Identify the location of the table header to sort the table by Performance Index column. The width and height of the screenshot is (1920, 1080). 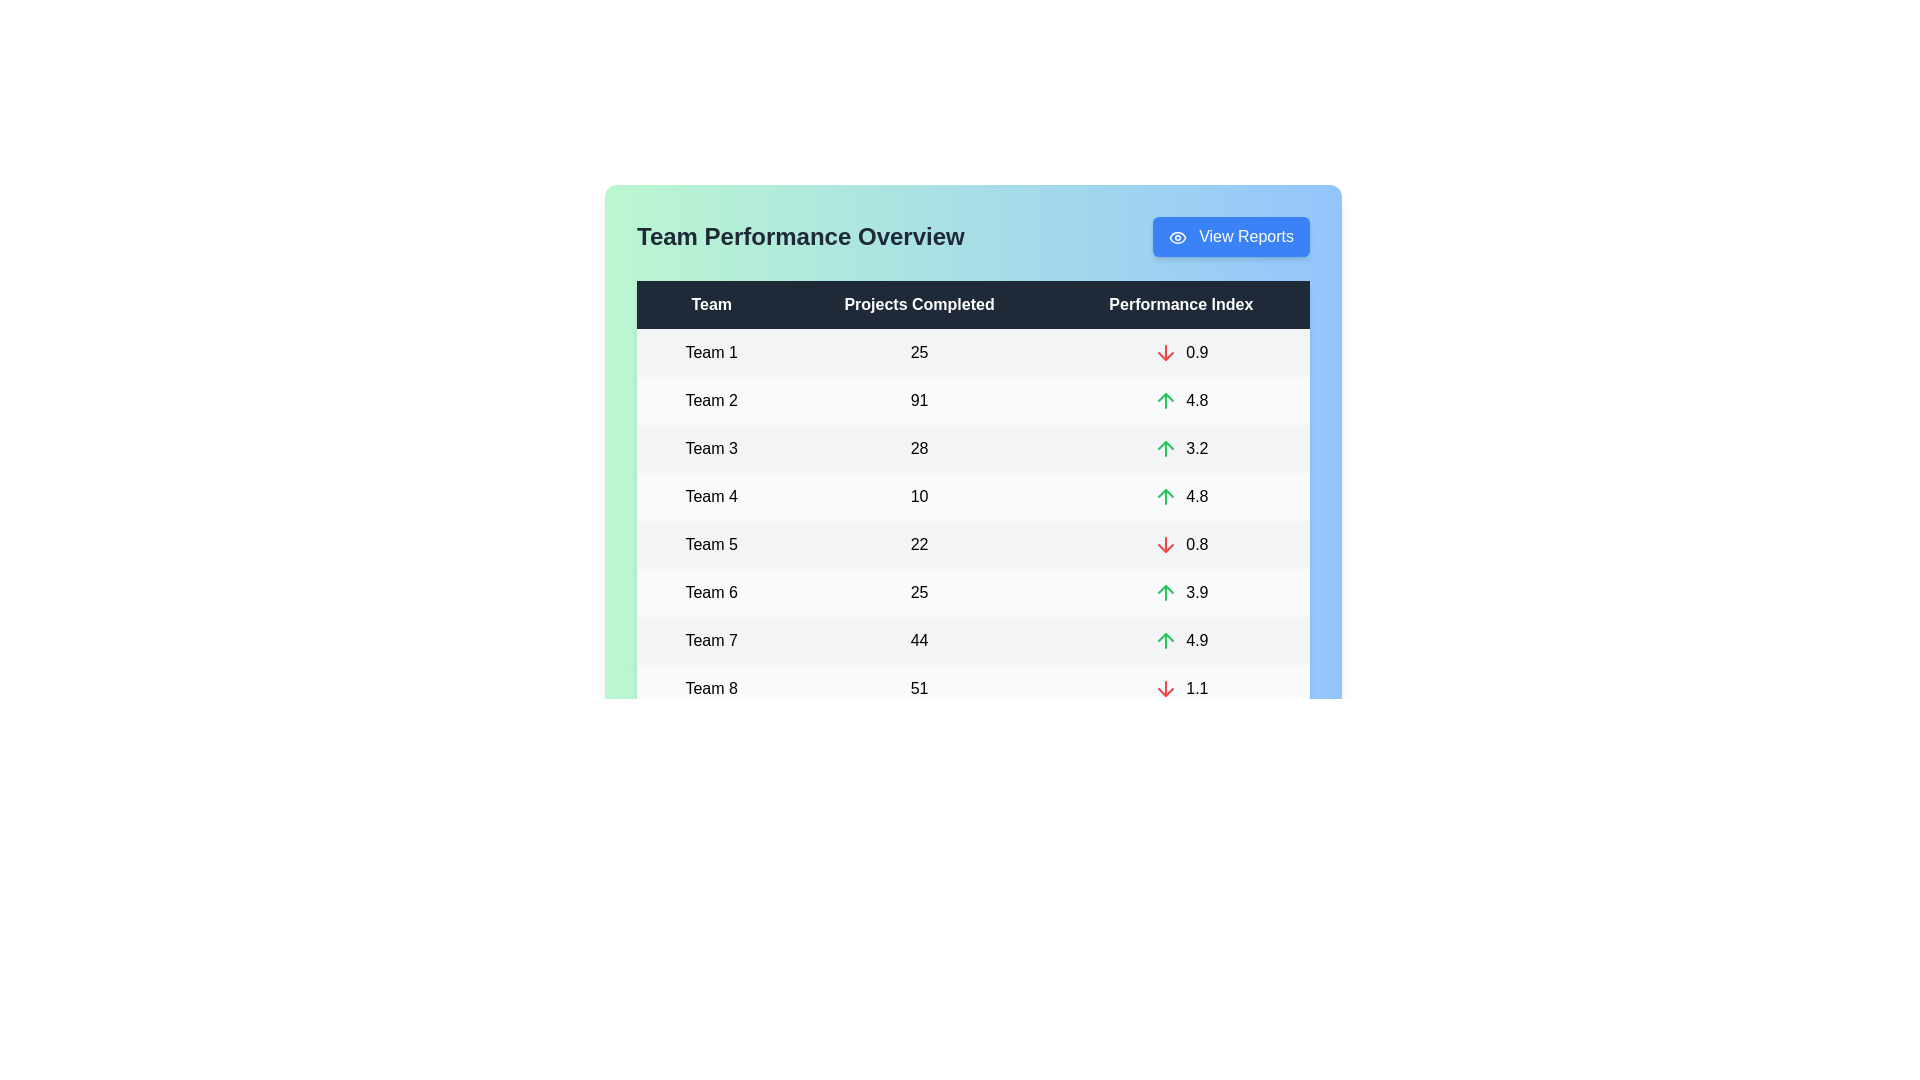
(1181, 304).